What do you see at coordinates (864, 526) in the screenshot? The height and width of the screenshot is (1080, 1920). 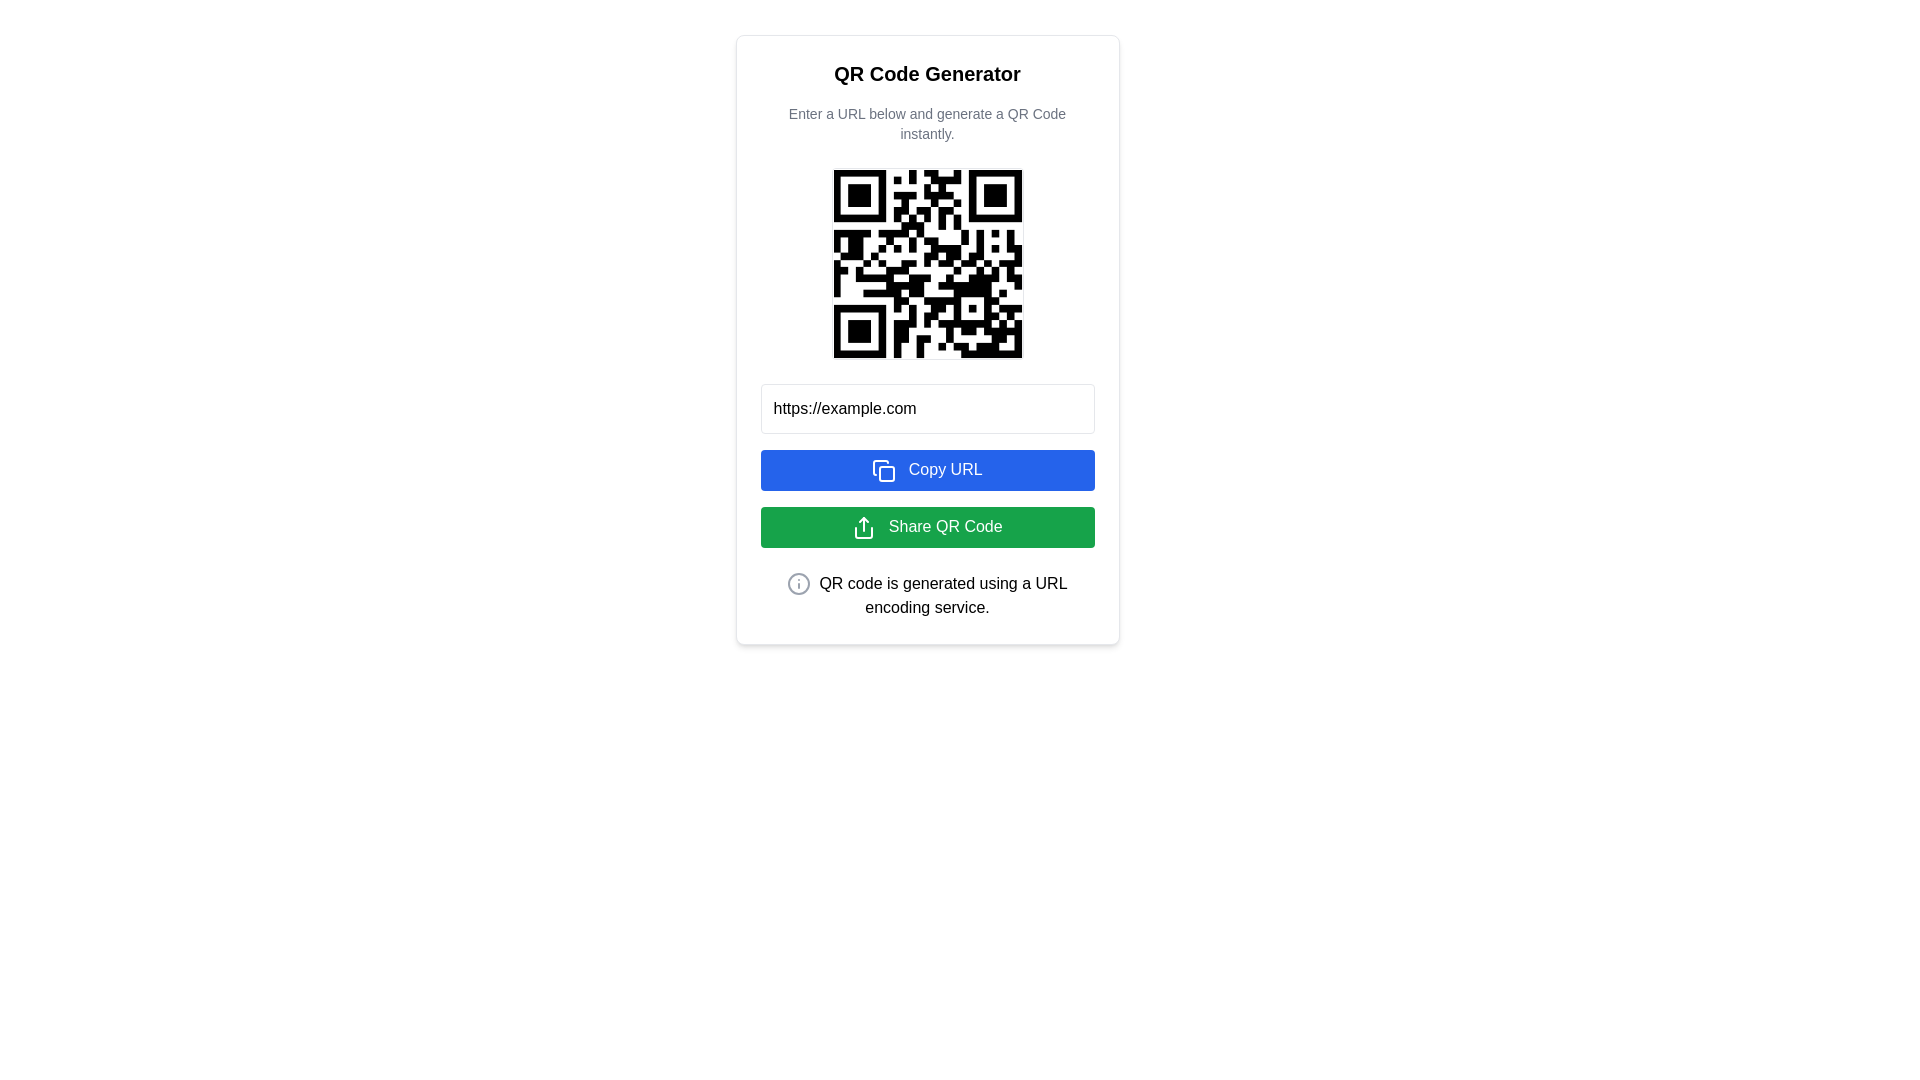 I see `the upward arrow icon on the green 'Share QR Code' button` at bounding box center [864, 526].